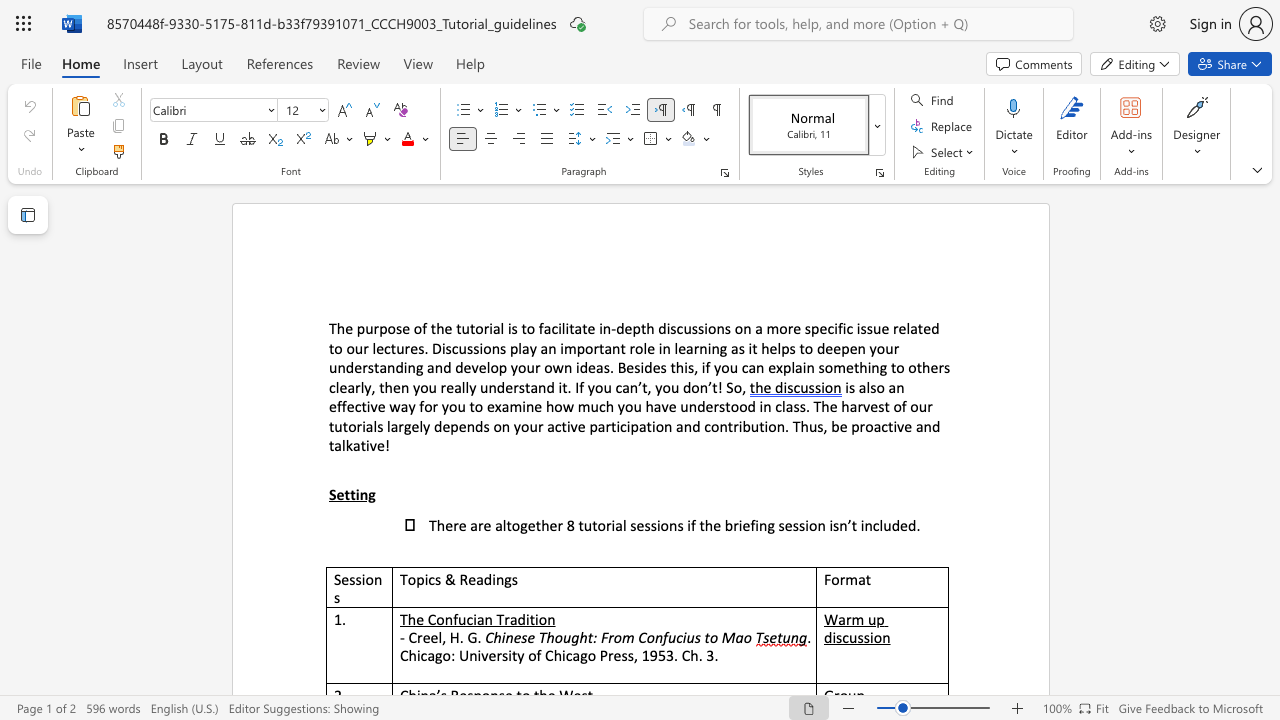  I want to click on the subset text "bution. Thus, b" within the text "participation and contribution. Thus, be proactive and talkative!", so click(741, 425).